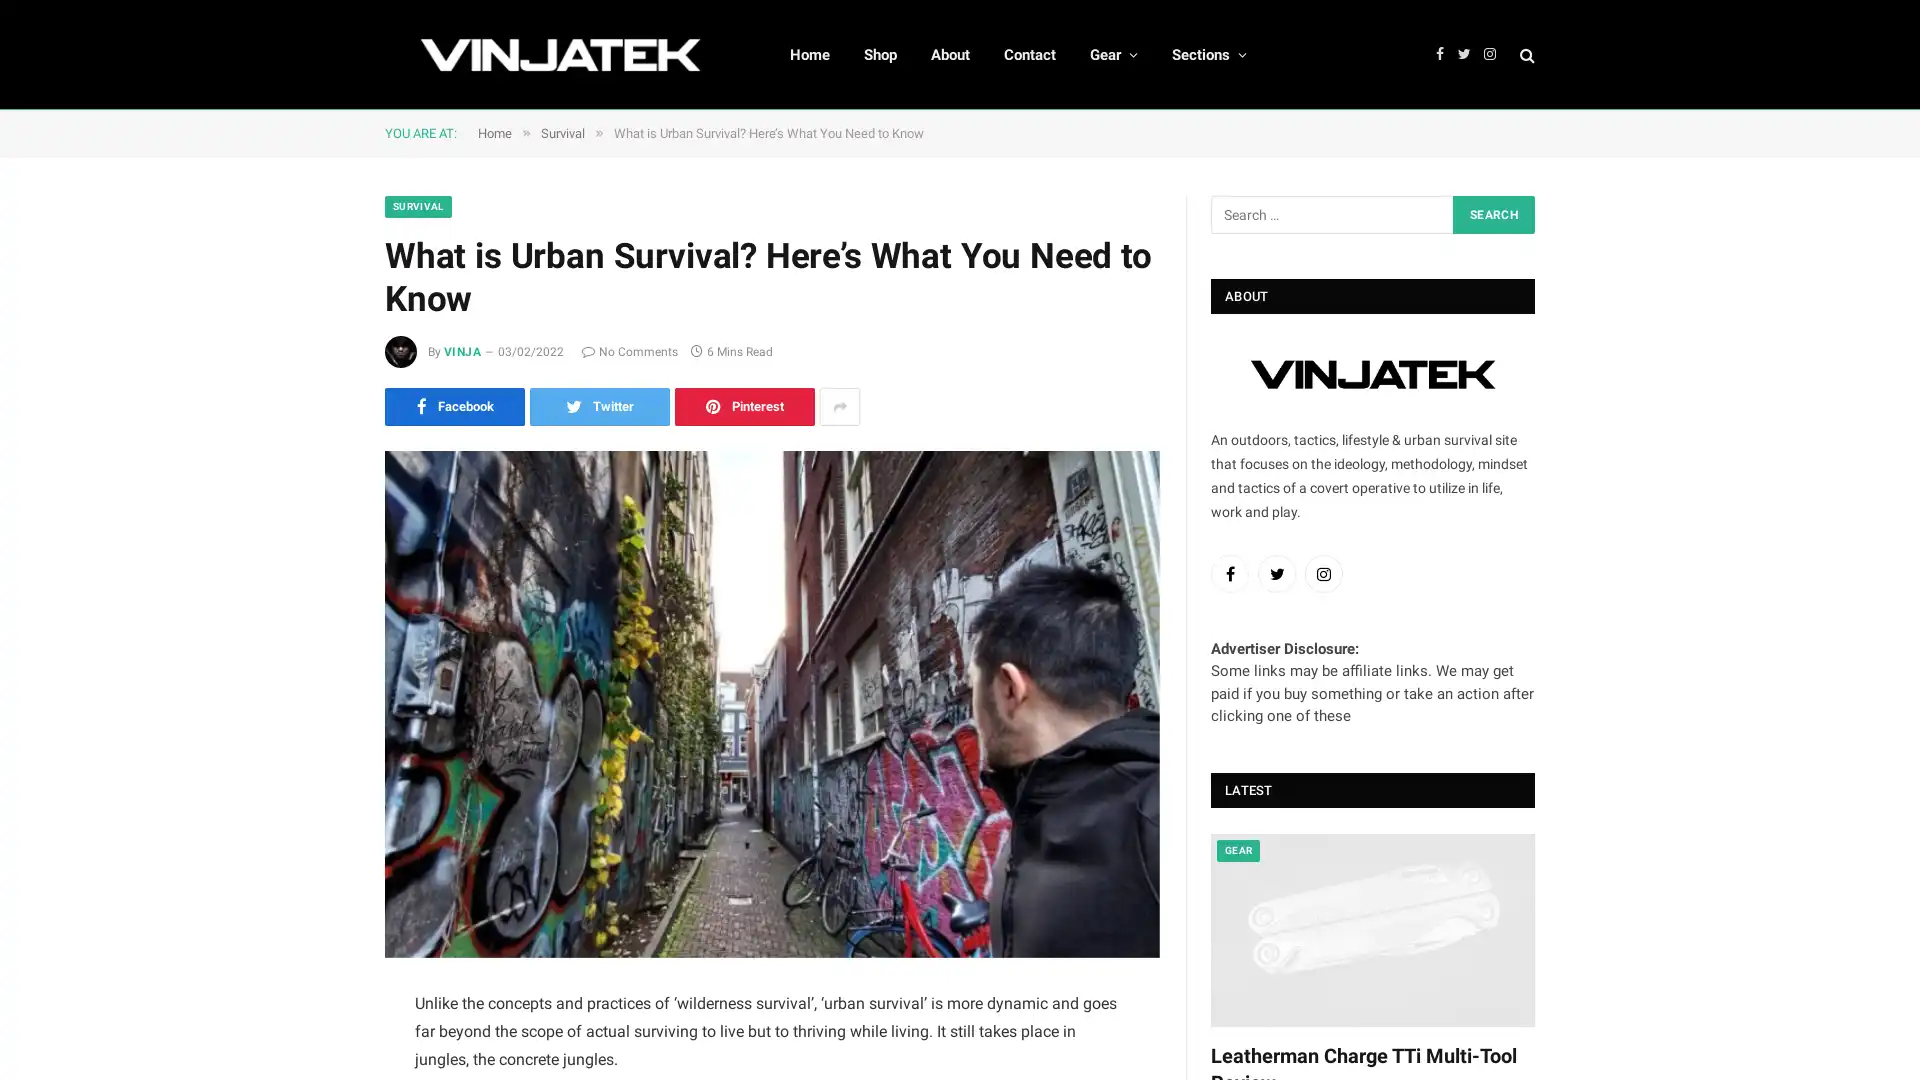 This screenshot has height=1080, width=1920. What do you see at coordinates (1493, 213) in the screenshot?
I see `Search` at bounding box center [1493, 213].